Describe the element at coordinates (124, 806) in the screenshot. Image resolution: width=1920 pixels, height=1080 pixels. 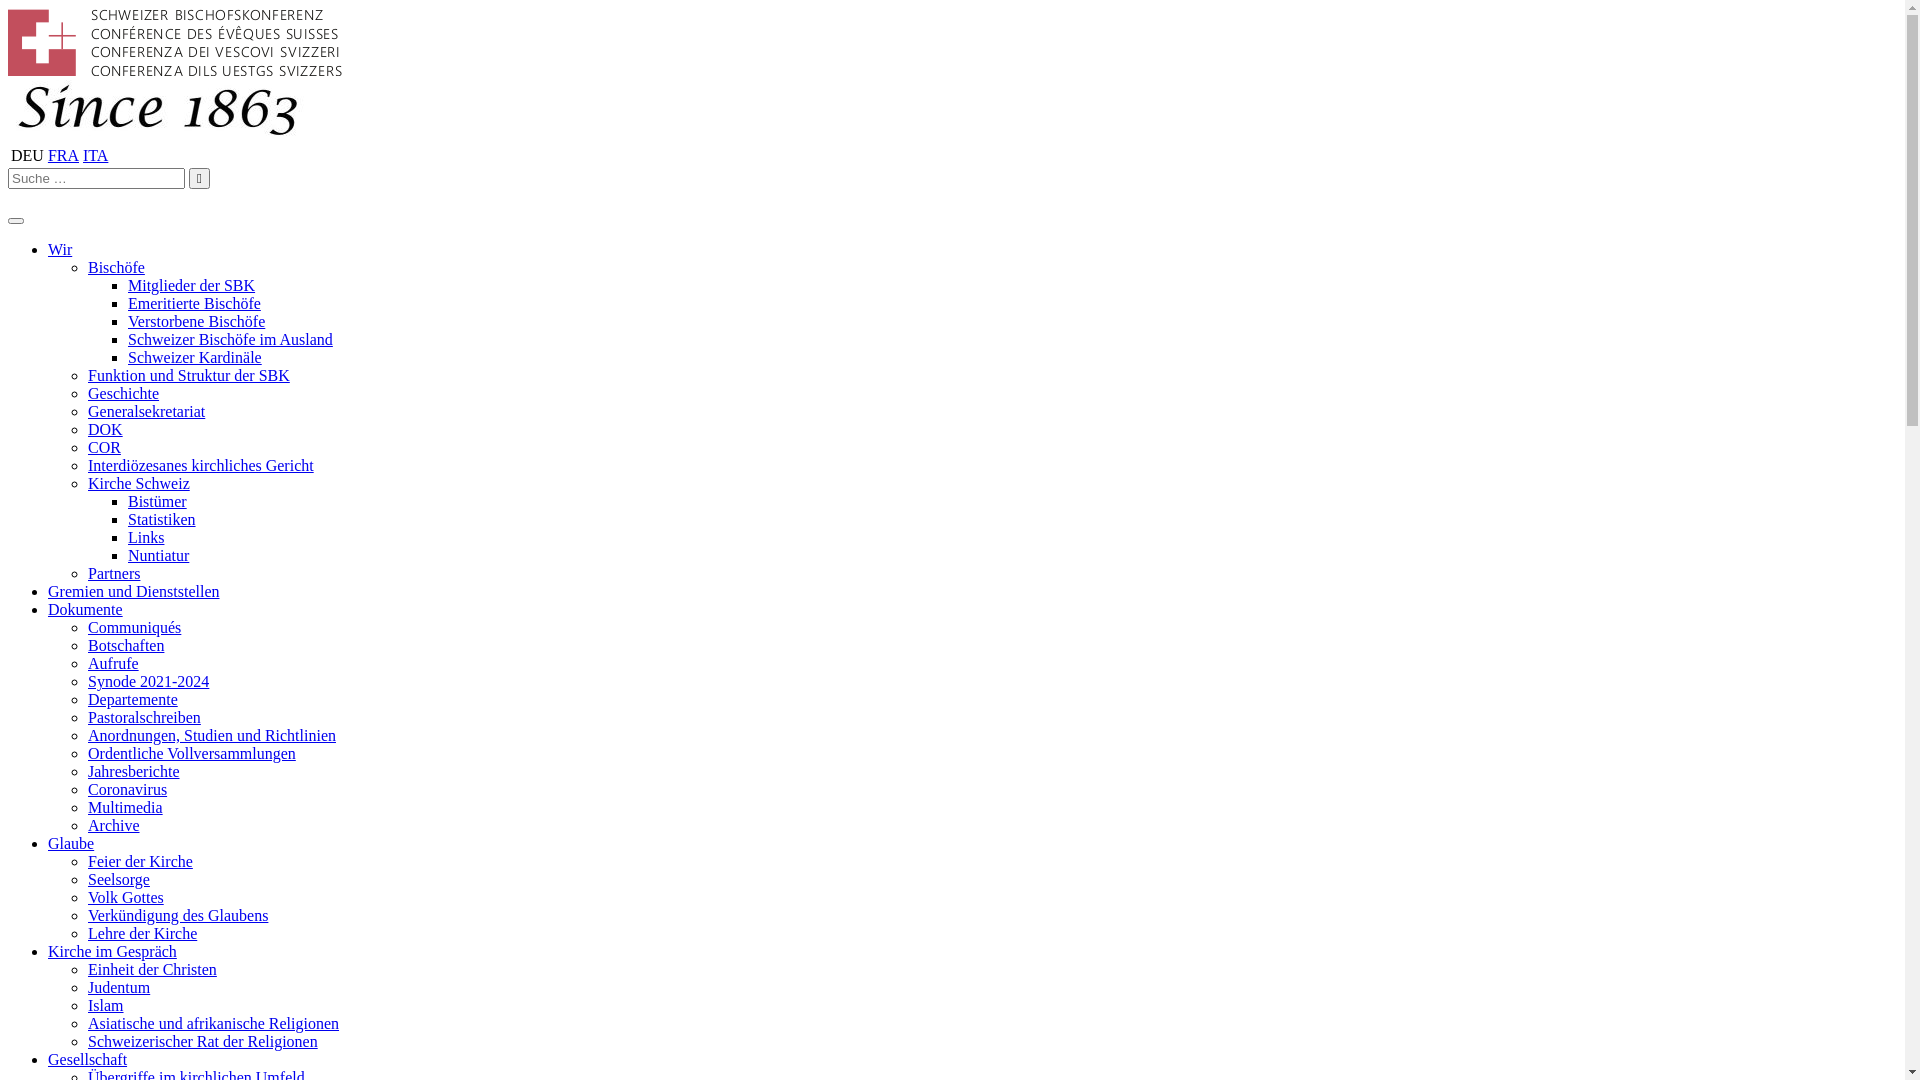
I see `'Multimedia'` at that location.